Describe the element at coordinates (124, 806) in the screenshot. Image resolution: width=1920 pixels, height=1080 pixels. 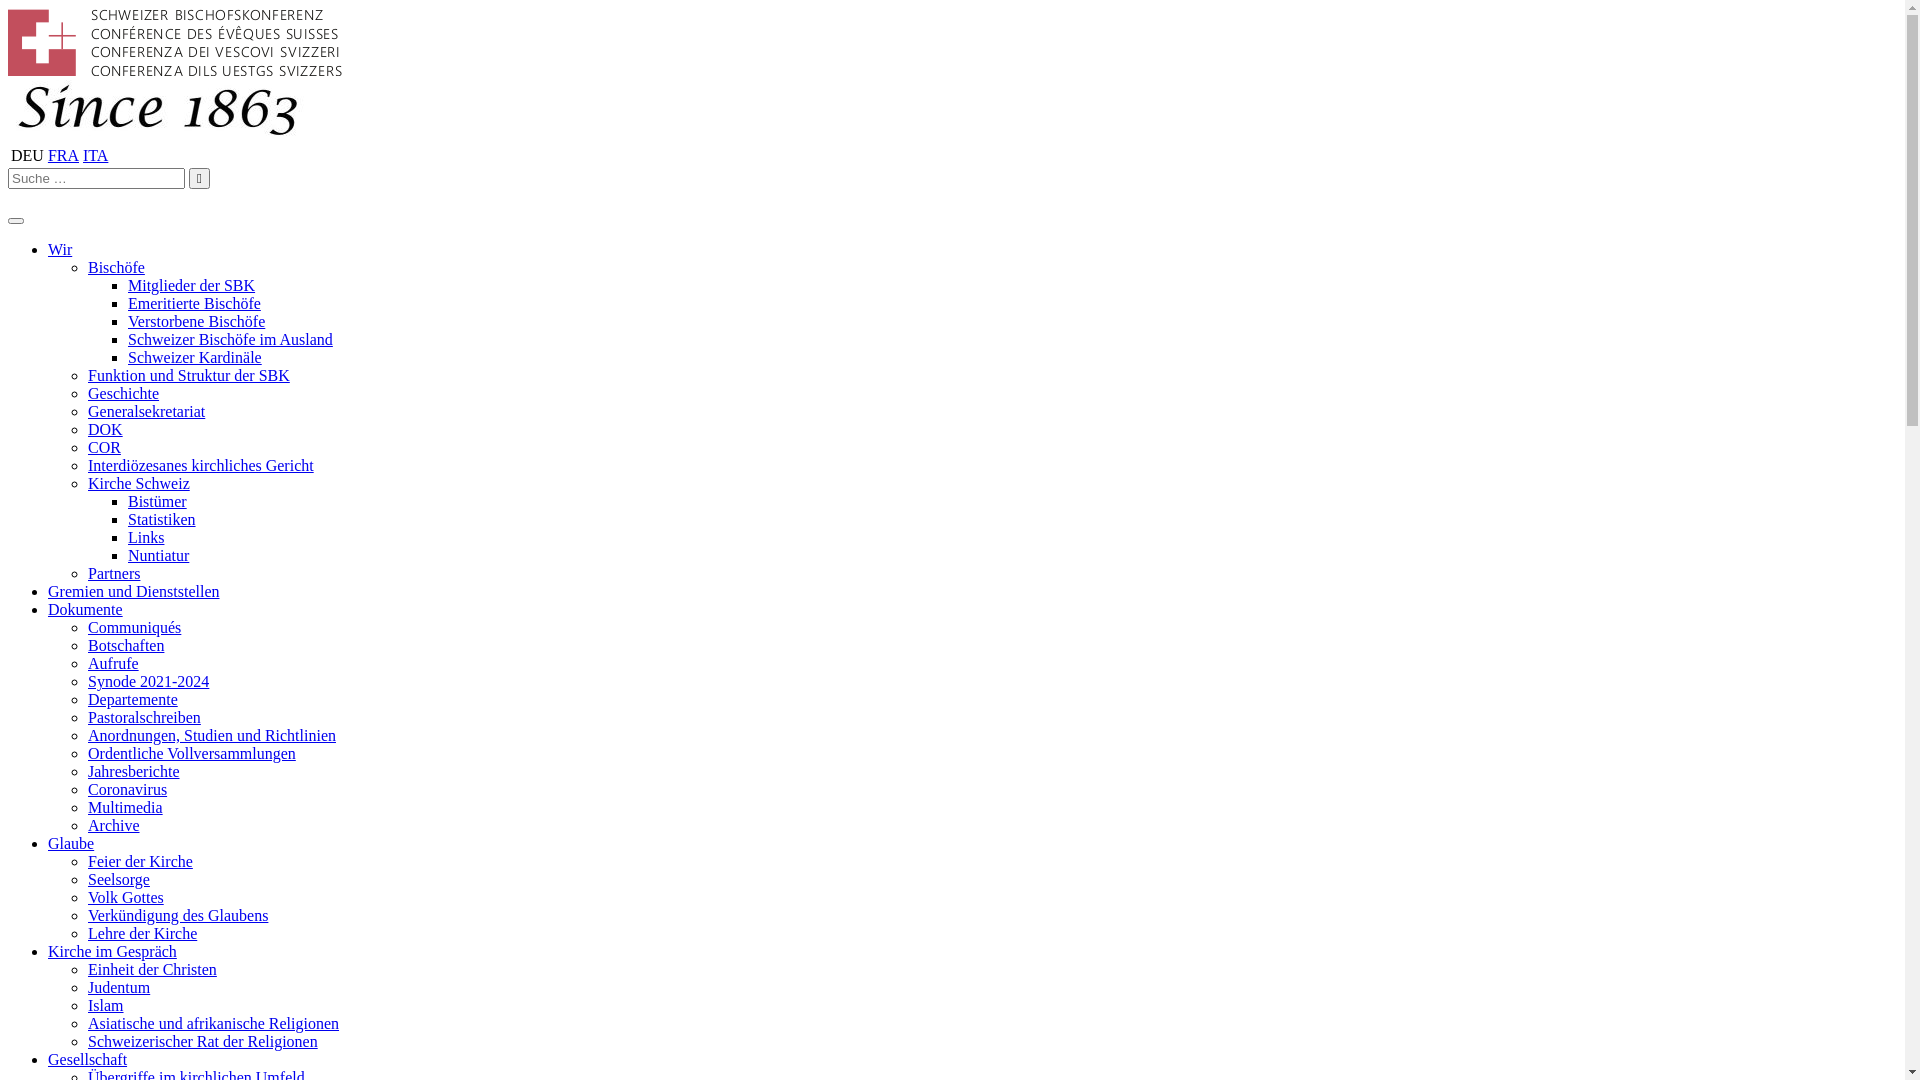
I see `'Multimedia'` at that location.